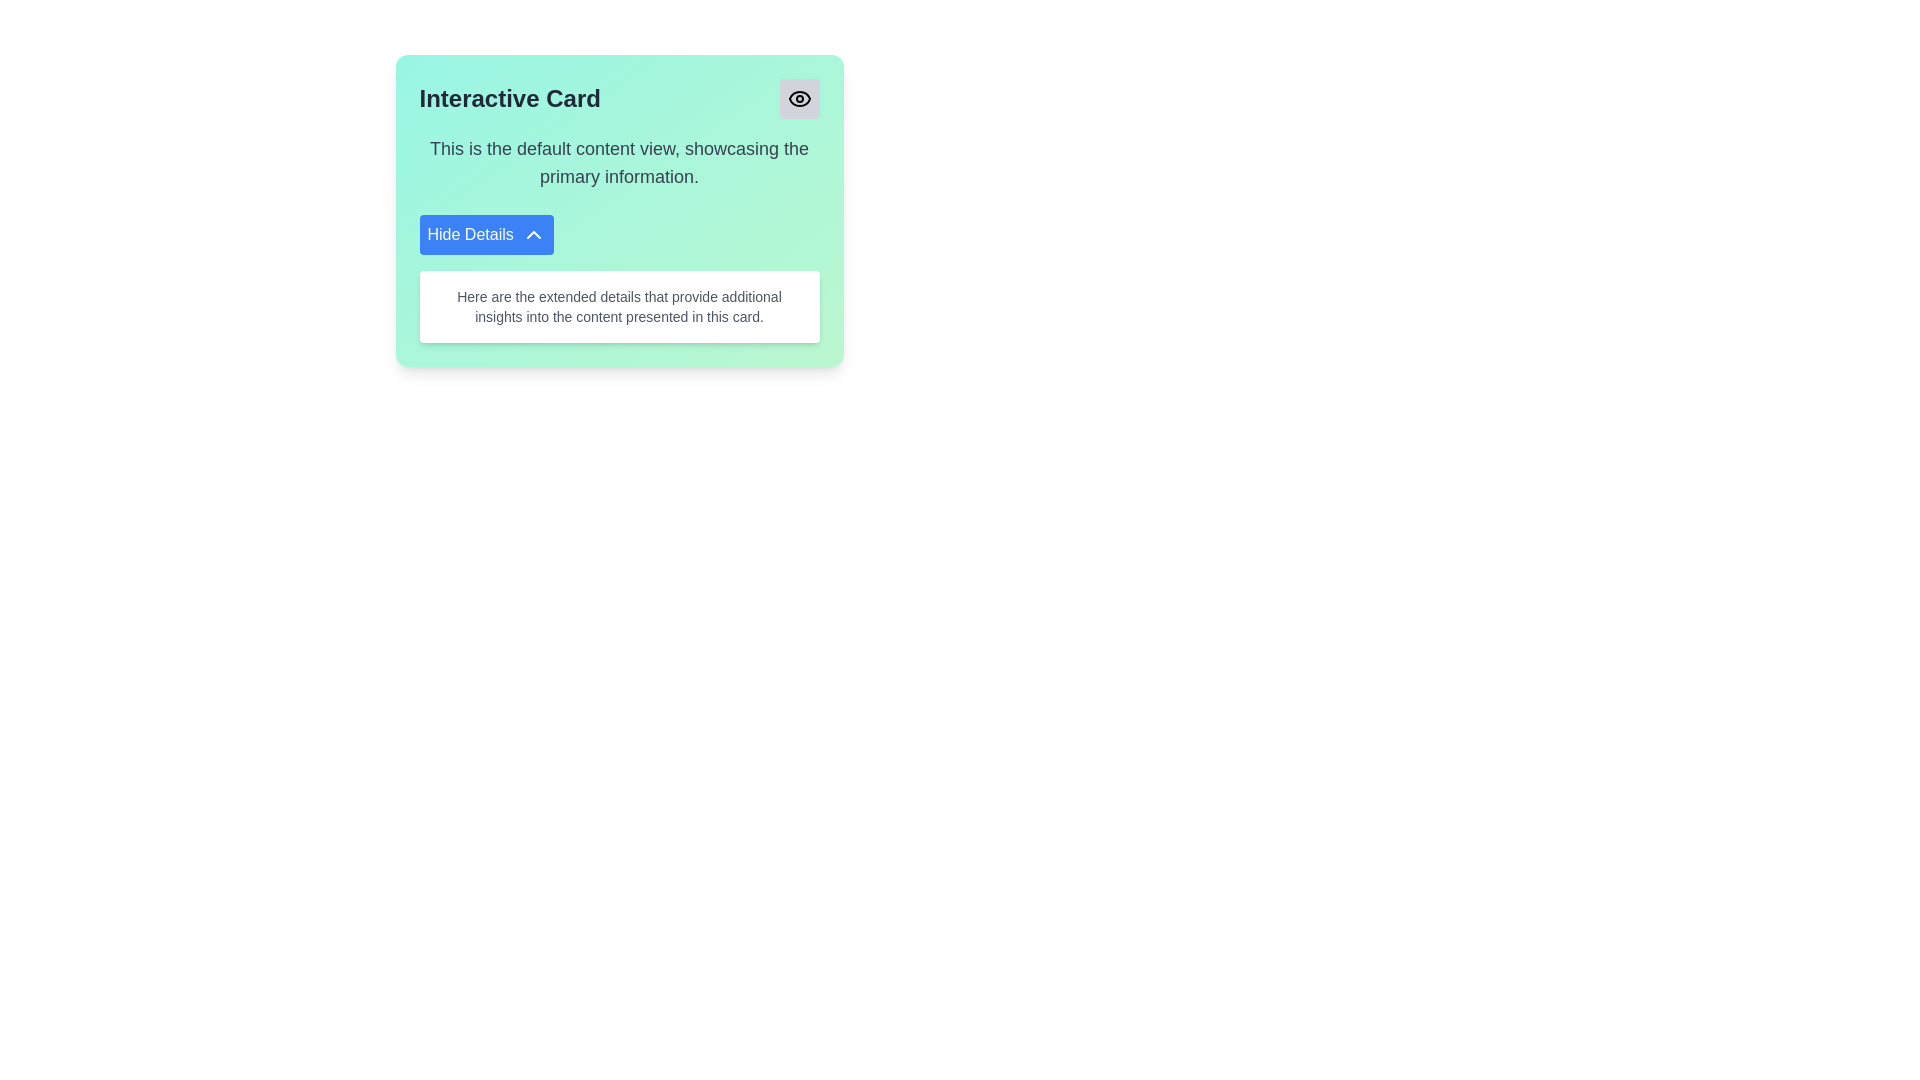  I want to click on the text inside the text content area that is styled with a light gray font color and contains the message: 'Here are the extended details that provide additional insights into the content presented in this card.', so click(618, 307).